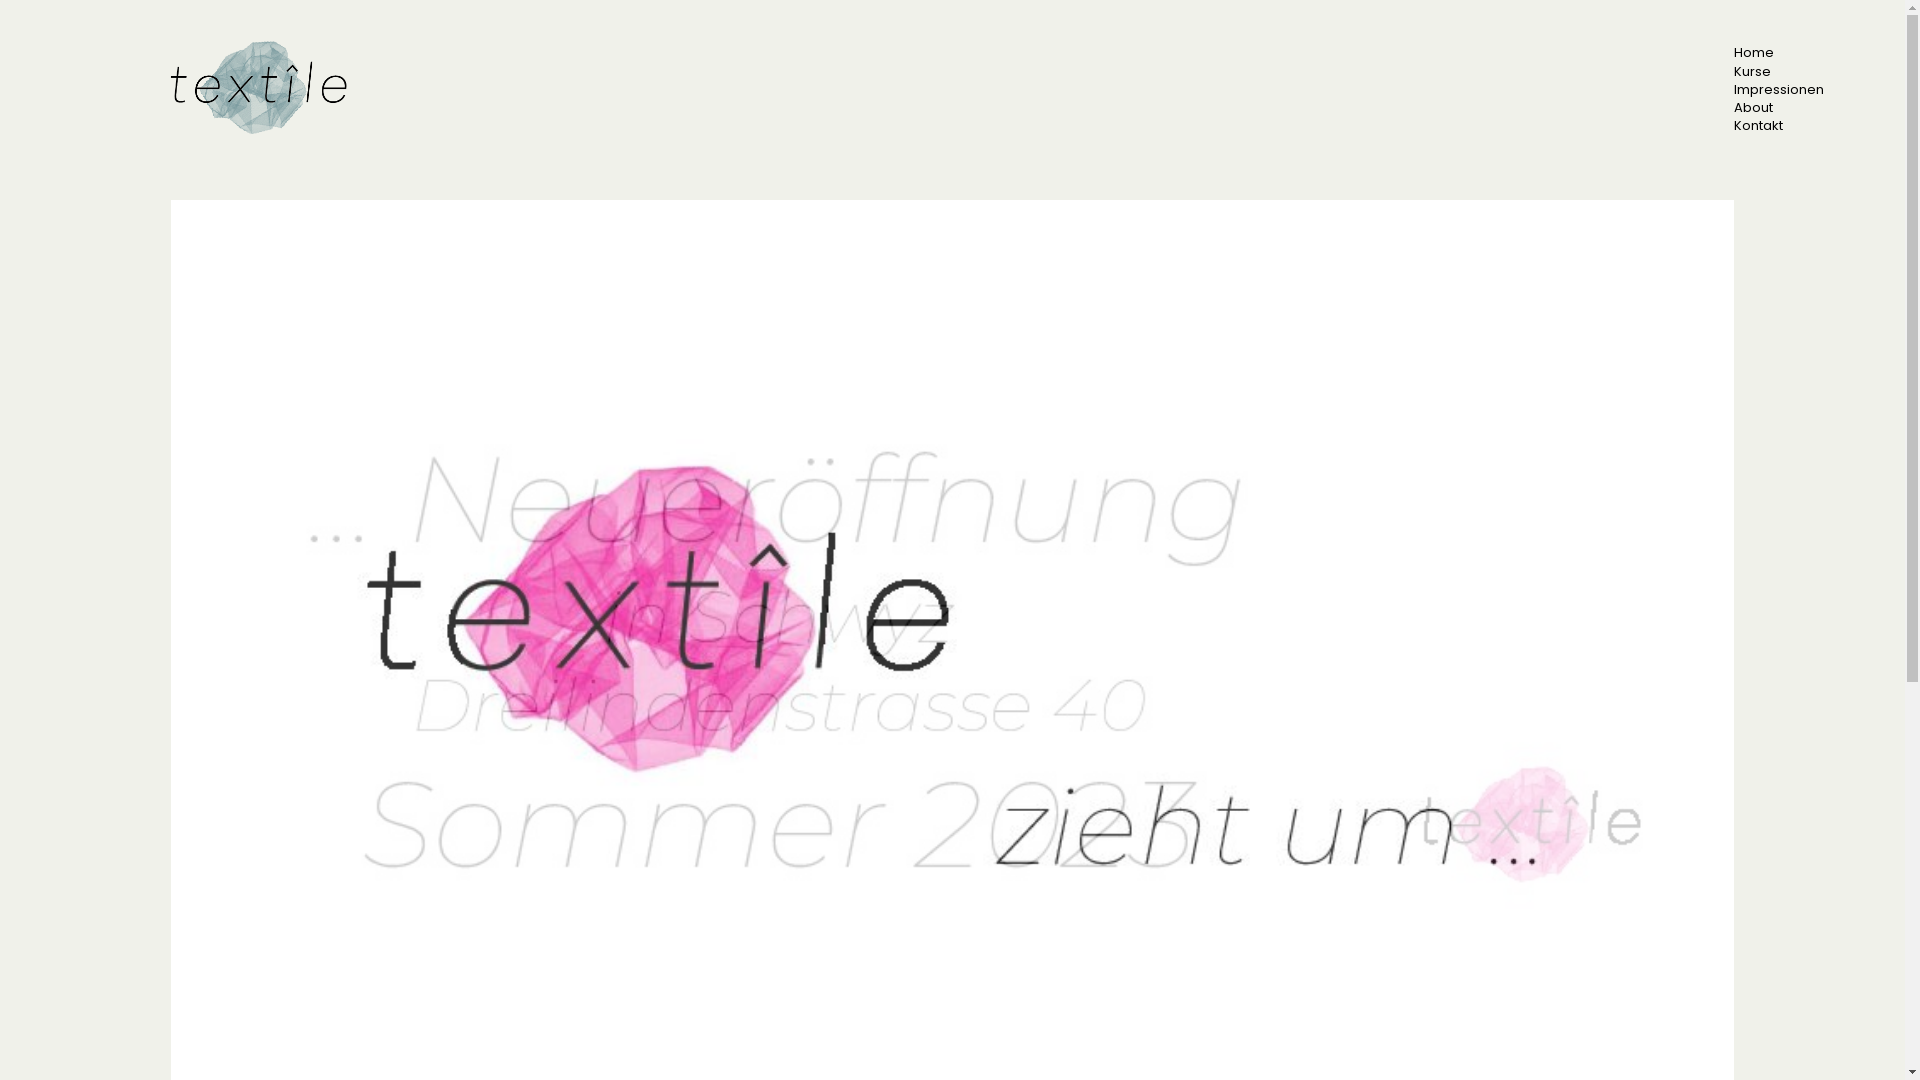 The image size is (1920, 1080). What do you see at coordinates (1779, 88) in the screenshot?
I see `'Impressionen'` at bounding box center [1779, 88].